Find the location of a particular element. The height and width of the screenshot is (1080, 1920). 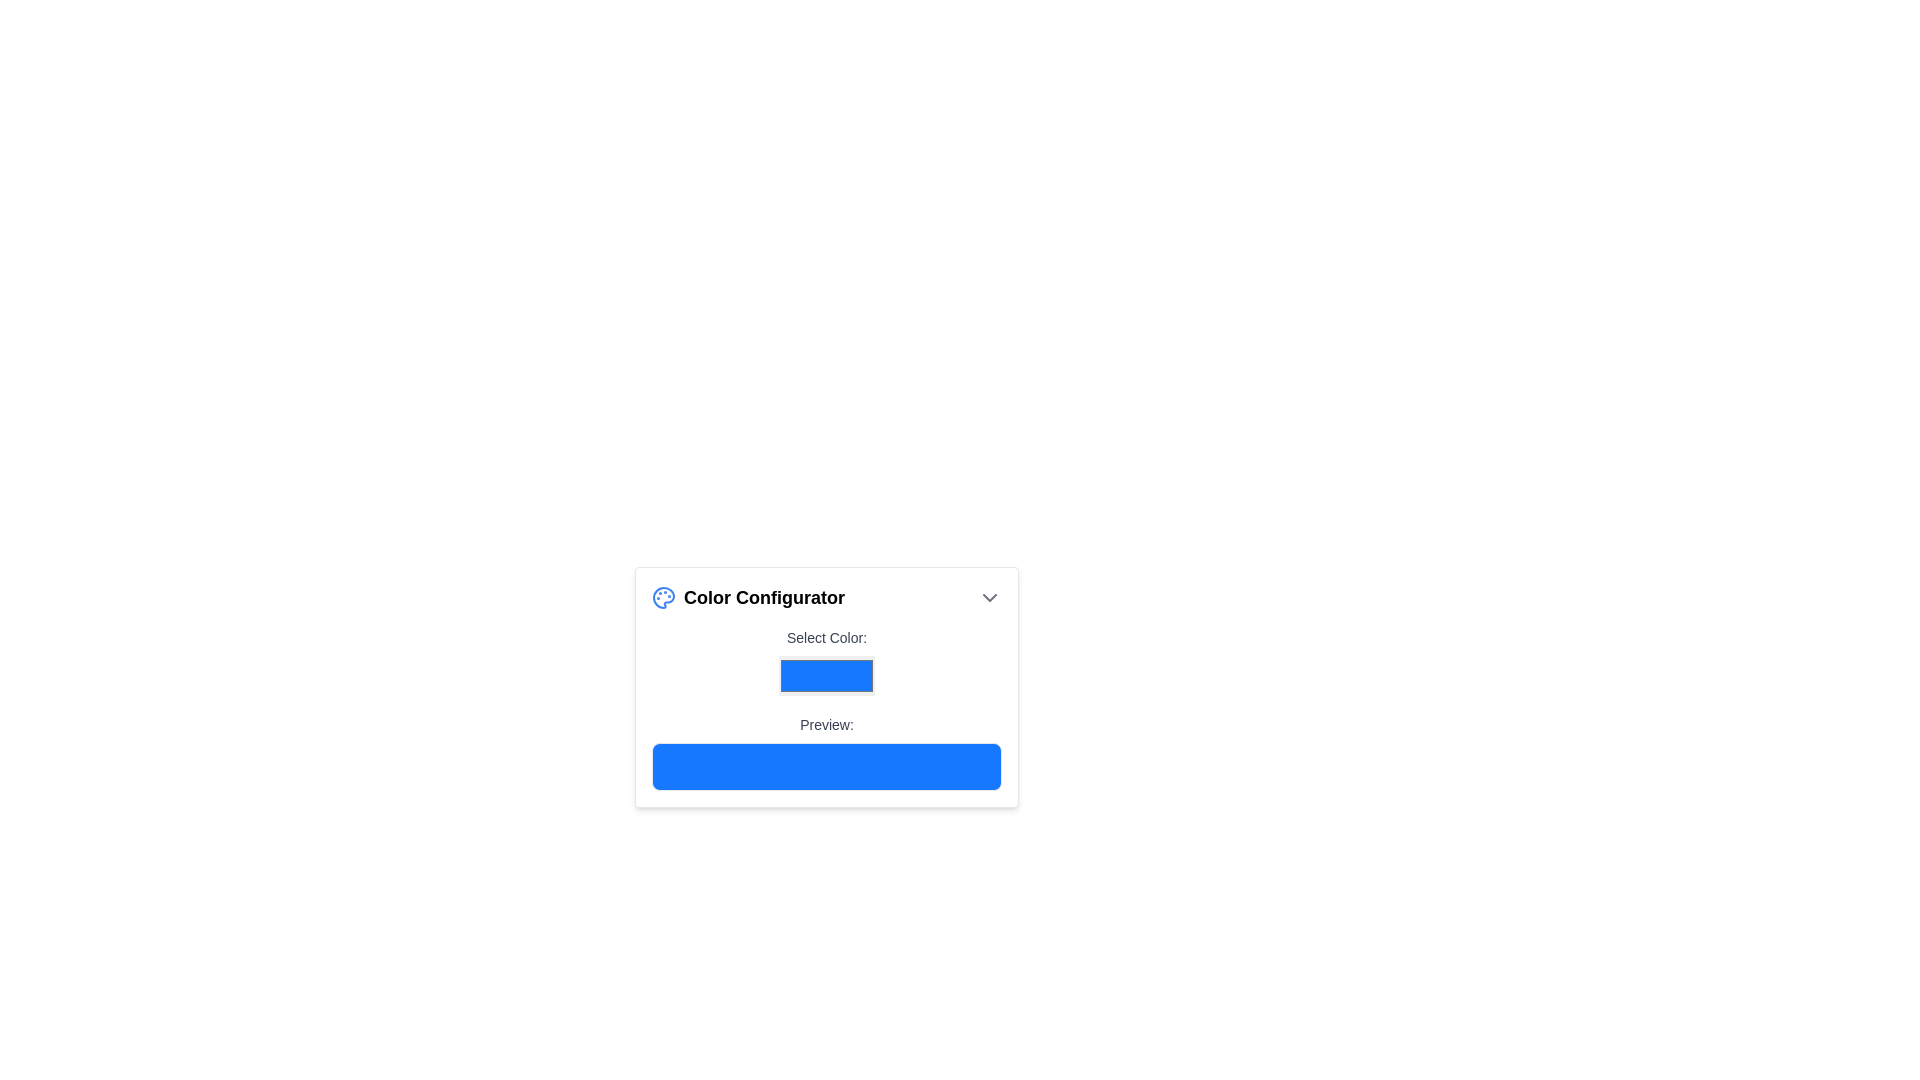

the color input field located in the 'Color Configurator' section, directly below the label 'Select Color:' is located at coordinates (826, 663).